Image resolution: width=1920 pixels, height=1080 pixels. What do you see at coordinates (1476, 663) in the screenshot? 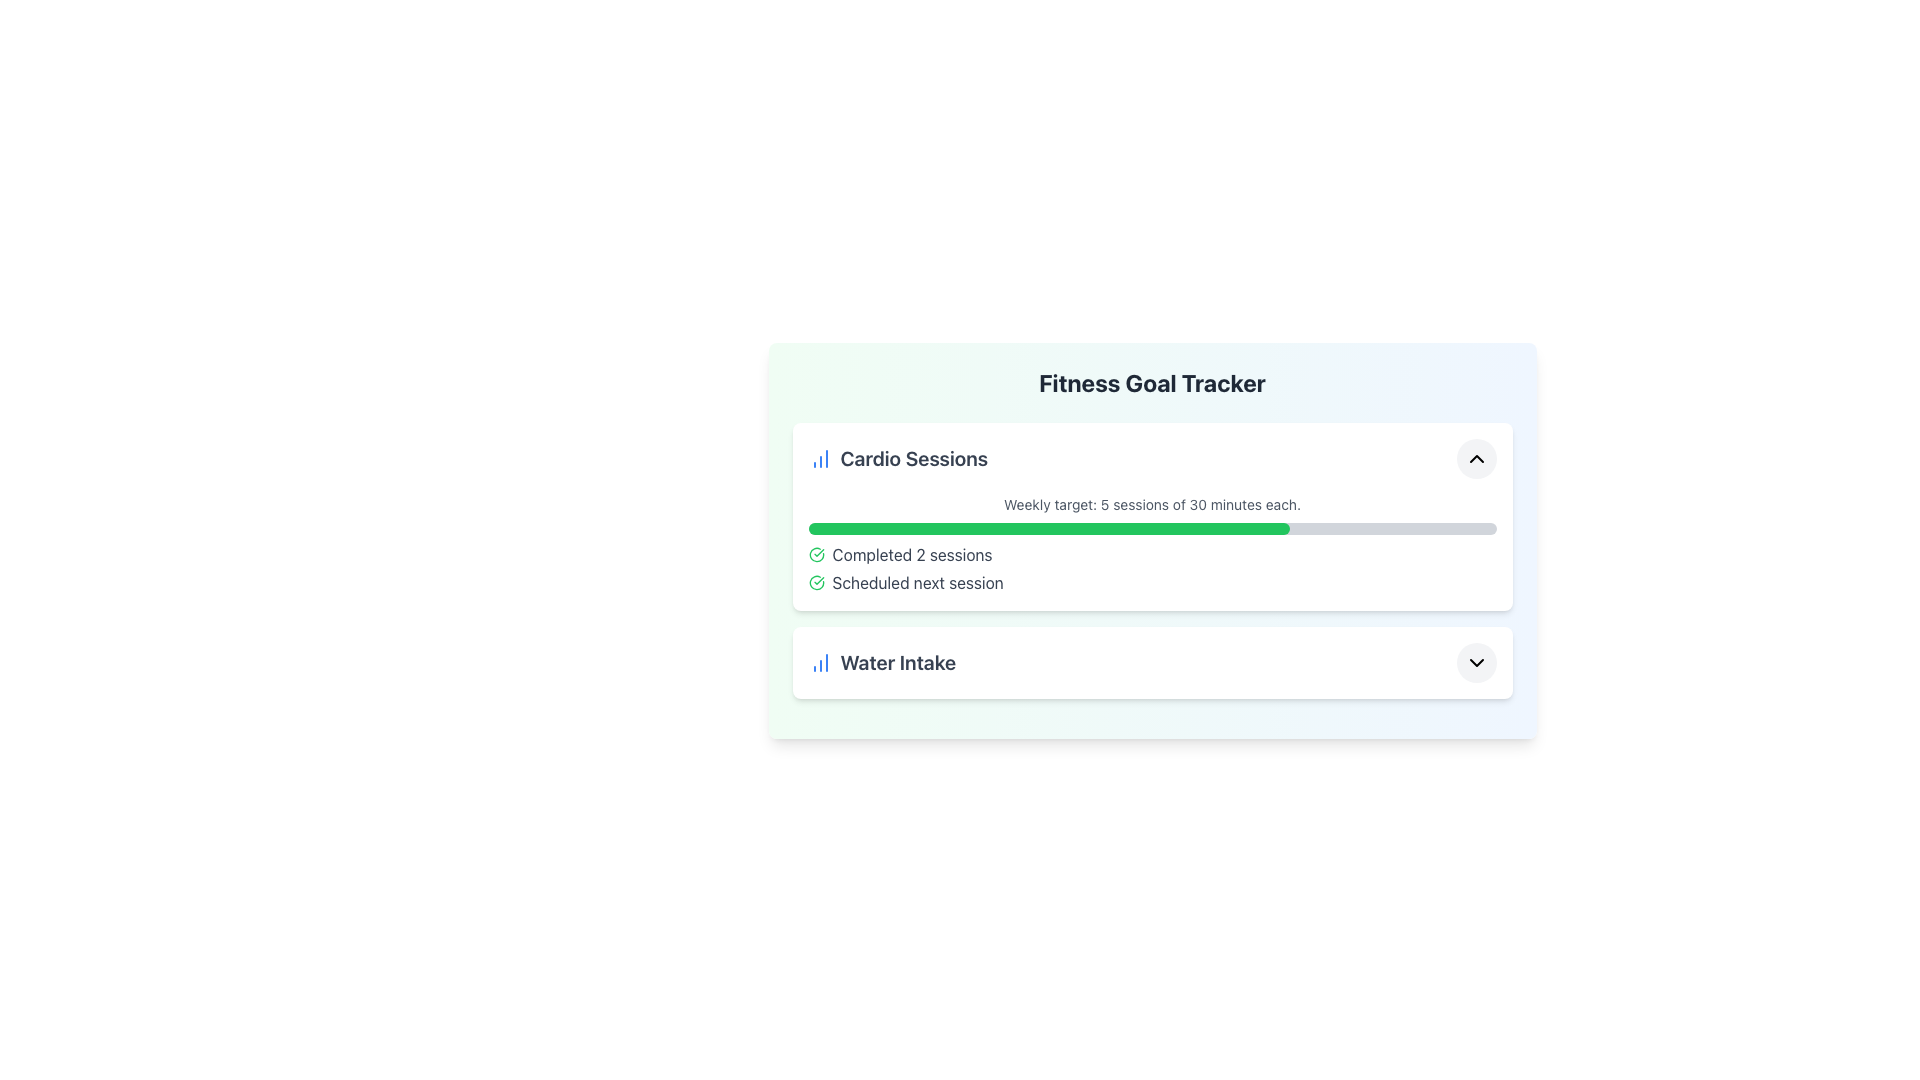
I see `the dropdown toggle button located at the far right of the 'Water Intake' section` at bounding box center [1476, 663].